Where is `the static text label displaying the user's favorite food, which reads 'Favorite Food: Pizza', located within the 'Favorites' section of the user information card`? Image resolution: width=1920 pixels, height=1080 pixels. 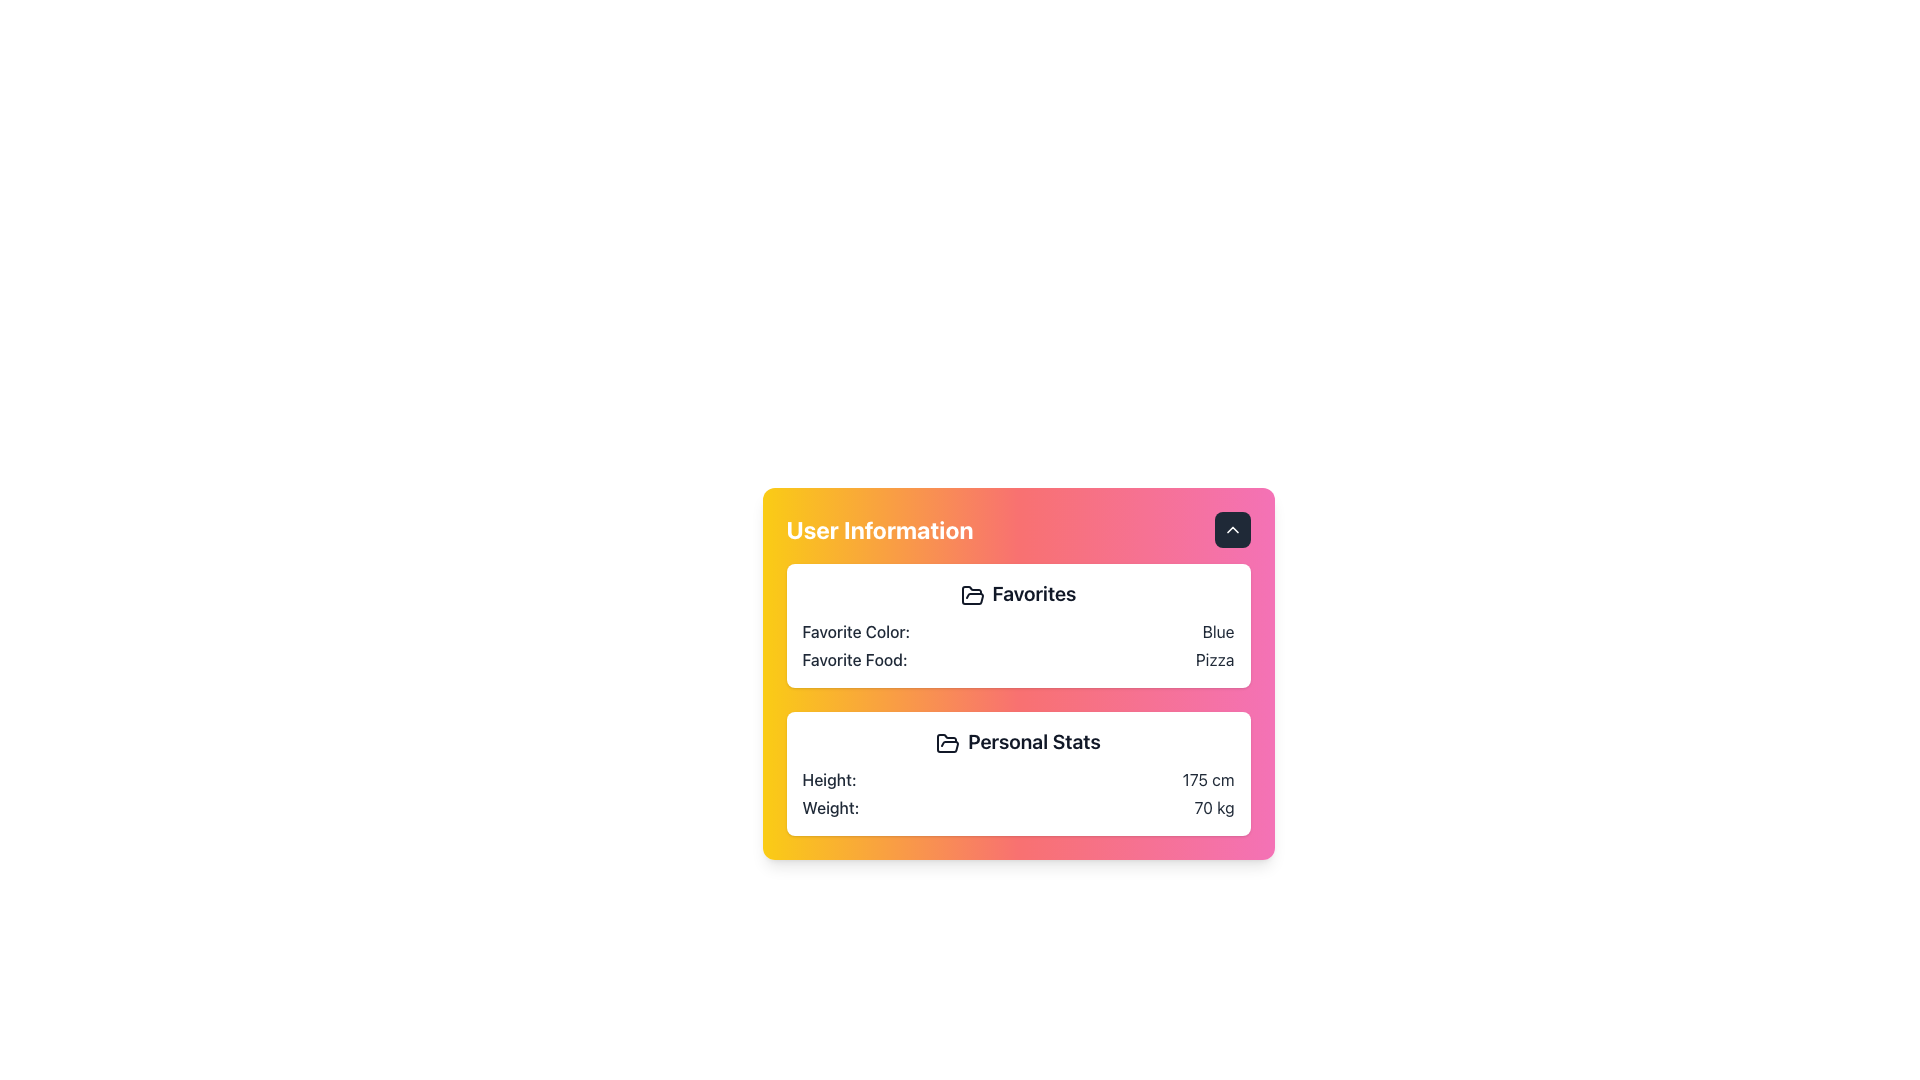
the static text label displaying the user's favorite food, which reads 'Favorite Food: Pizza', located within the 'Favorites' section of the user information card is located at coordinates (1214, 659).